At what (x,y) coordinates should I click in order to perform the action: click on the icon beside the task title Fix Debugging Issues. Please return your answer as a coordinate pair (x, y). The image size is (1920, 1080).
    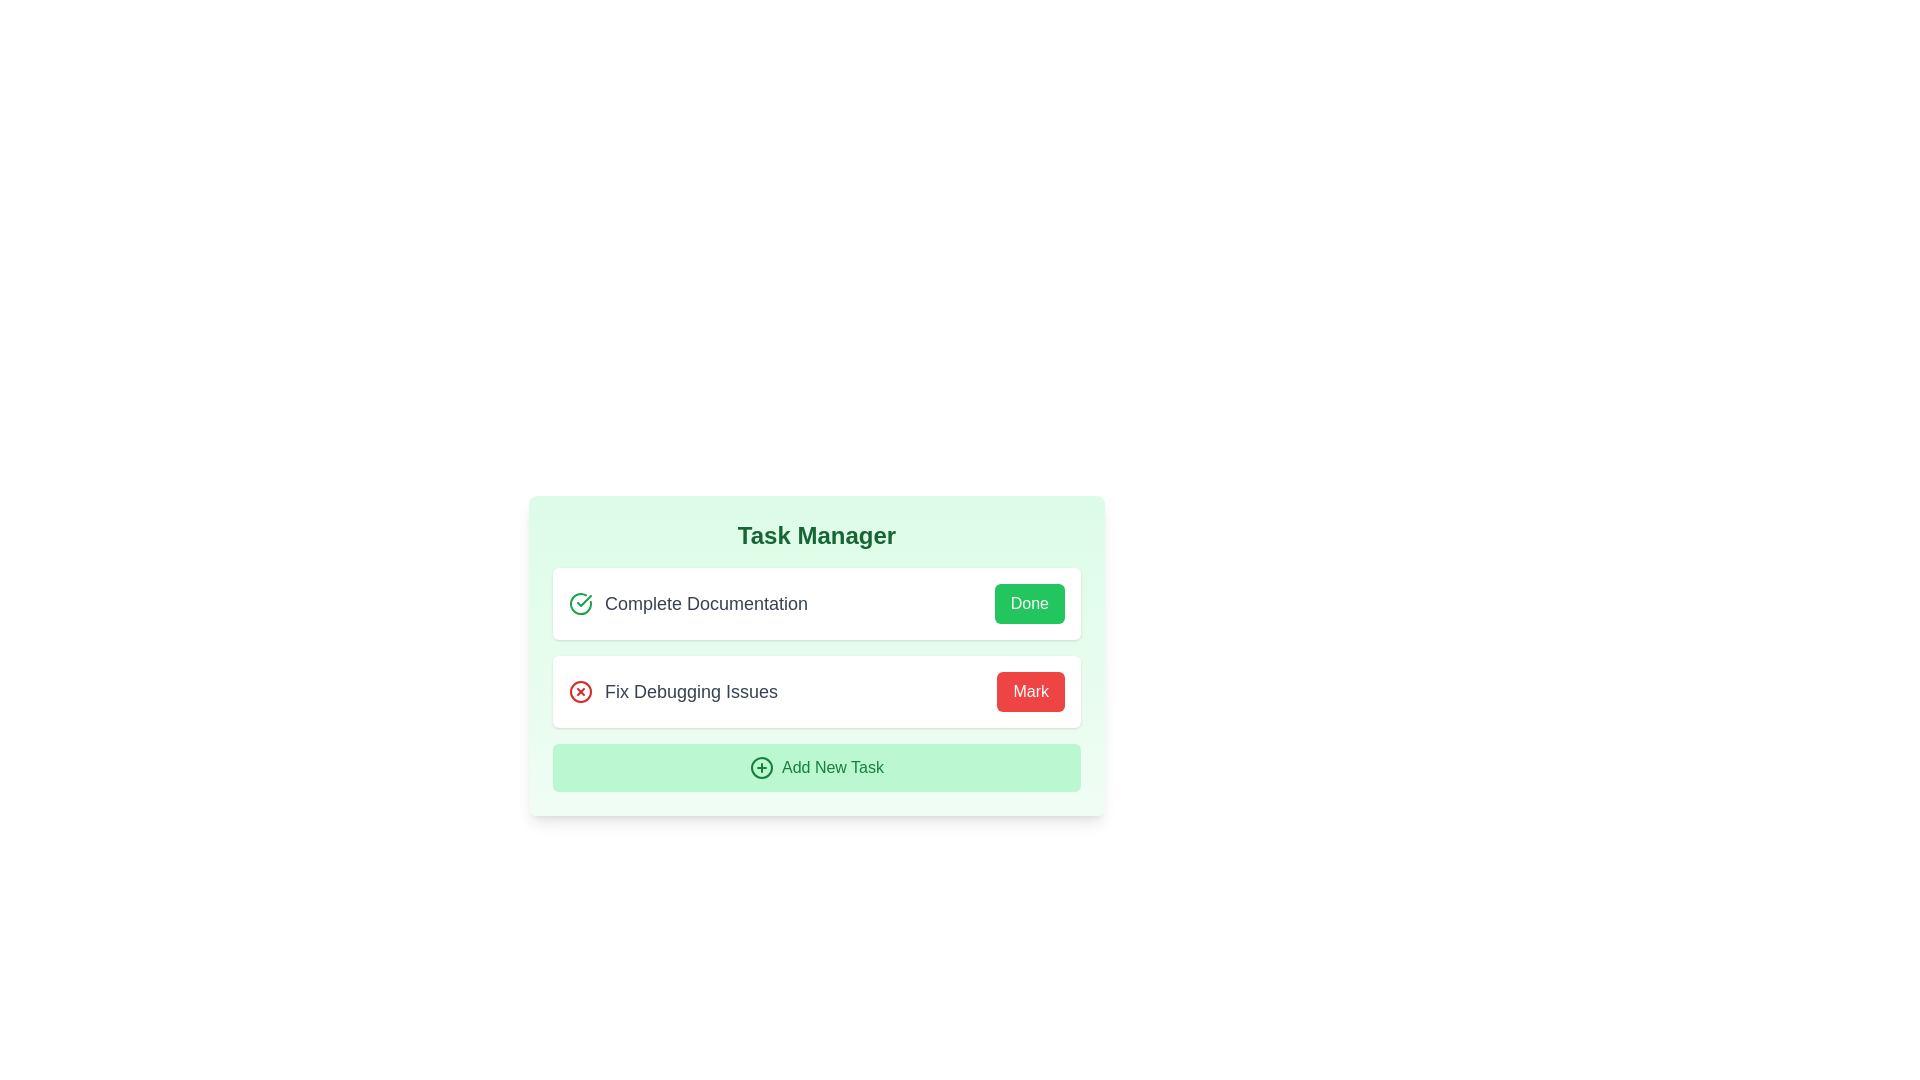
    Looking at the image, I should click on (579, 690).